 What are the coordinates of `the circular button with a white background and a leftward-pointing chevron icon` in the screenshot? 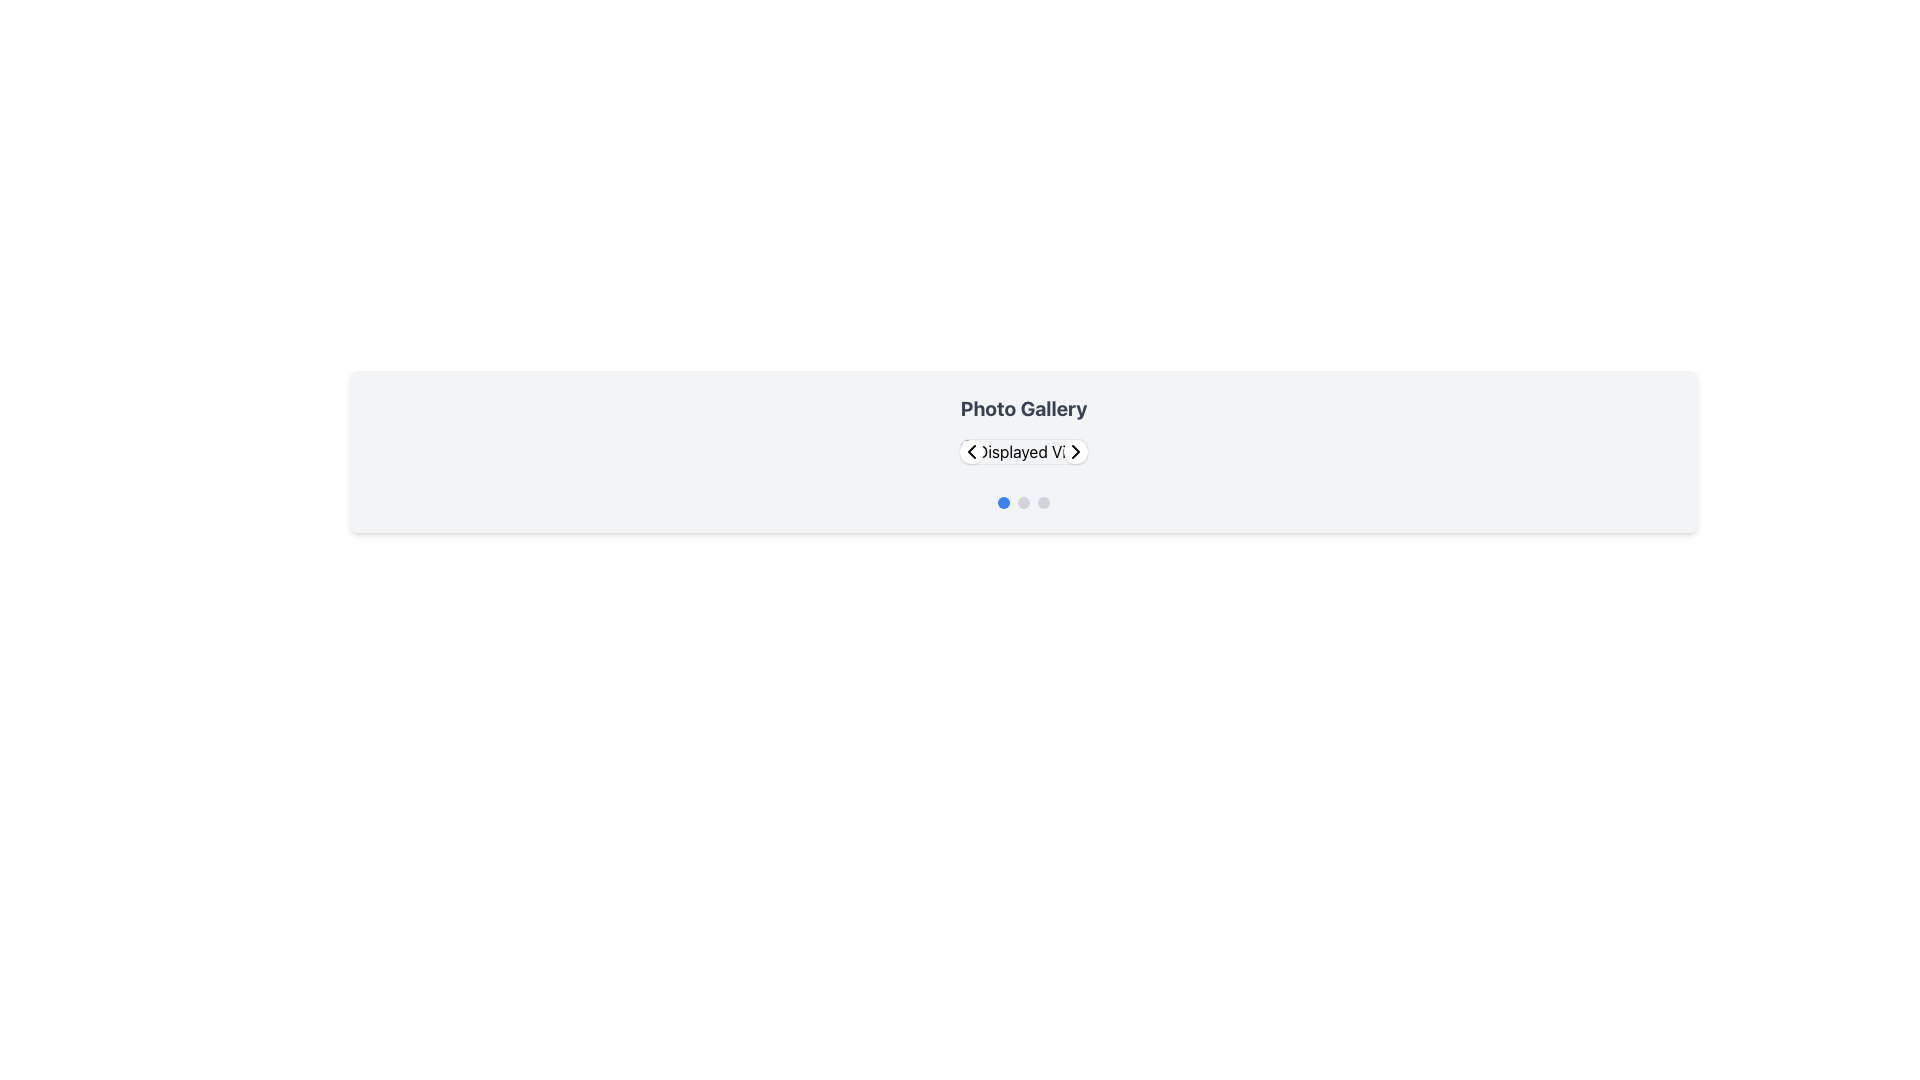 It's located at (971, 451).